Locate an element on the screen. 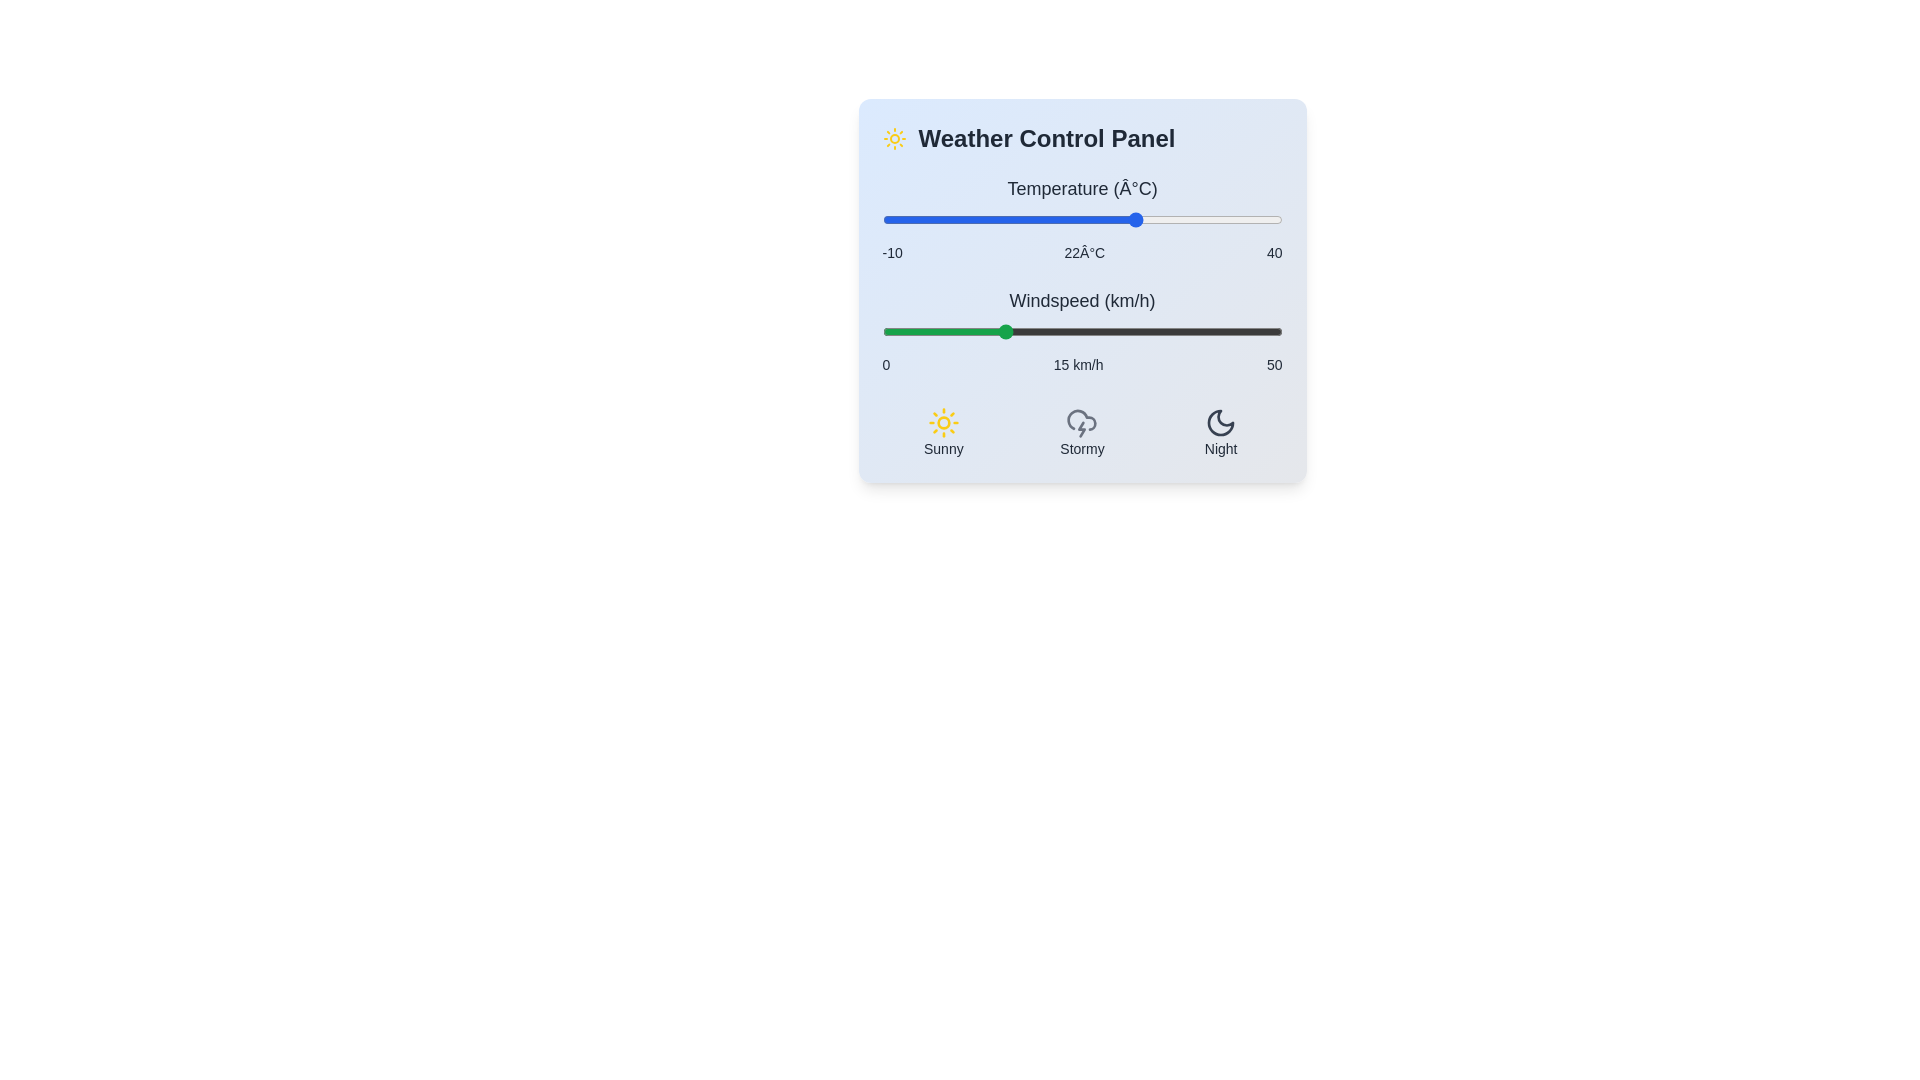 The image size is (1920, 1080). the crescent moon icon with a dark gray outline labeled 'Night' to confirm selection is located at coordinates (1219, 422).